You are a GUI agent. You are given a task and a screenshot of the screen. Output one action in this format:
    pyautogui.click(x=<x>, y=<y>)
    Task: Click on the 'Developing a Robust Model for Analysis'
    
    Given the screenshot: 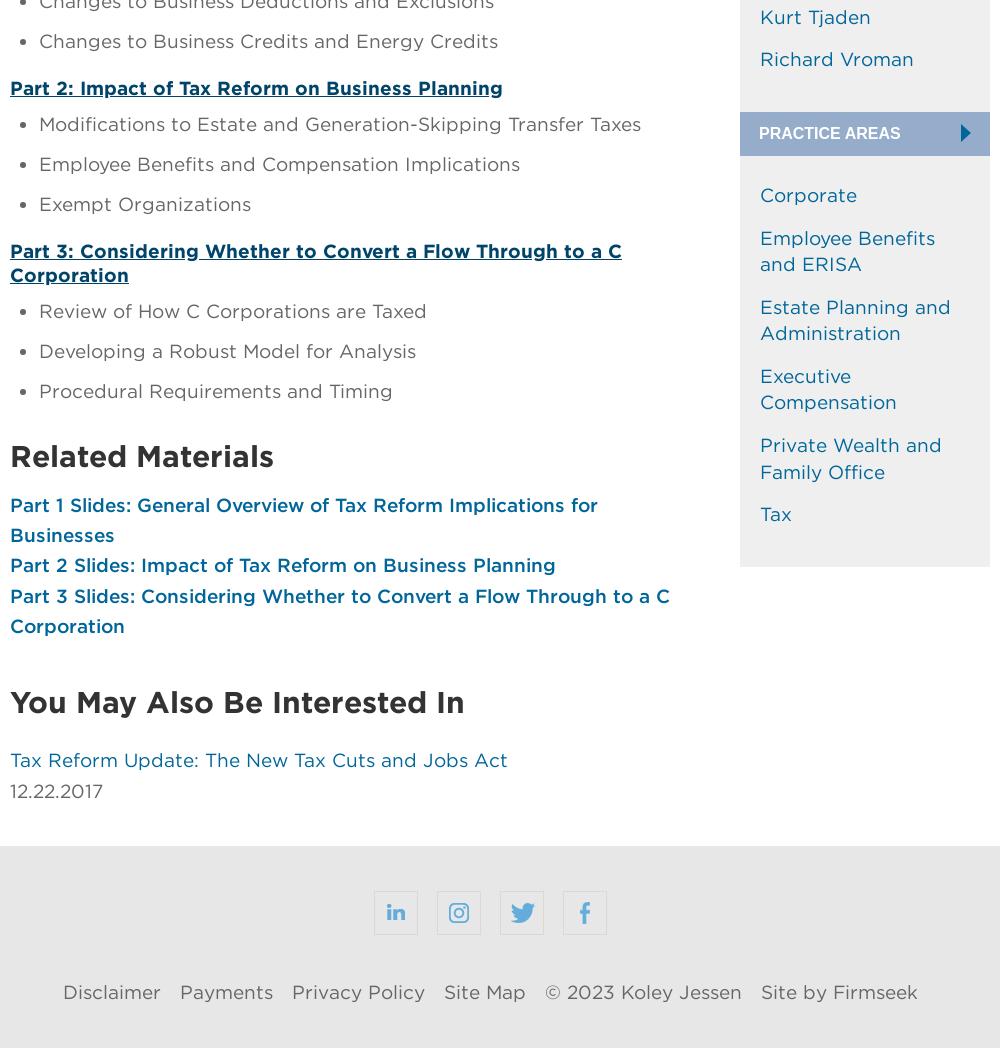 What is the action you would take?
    pyautogui.click(x=225, y=349)
    